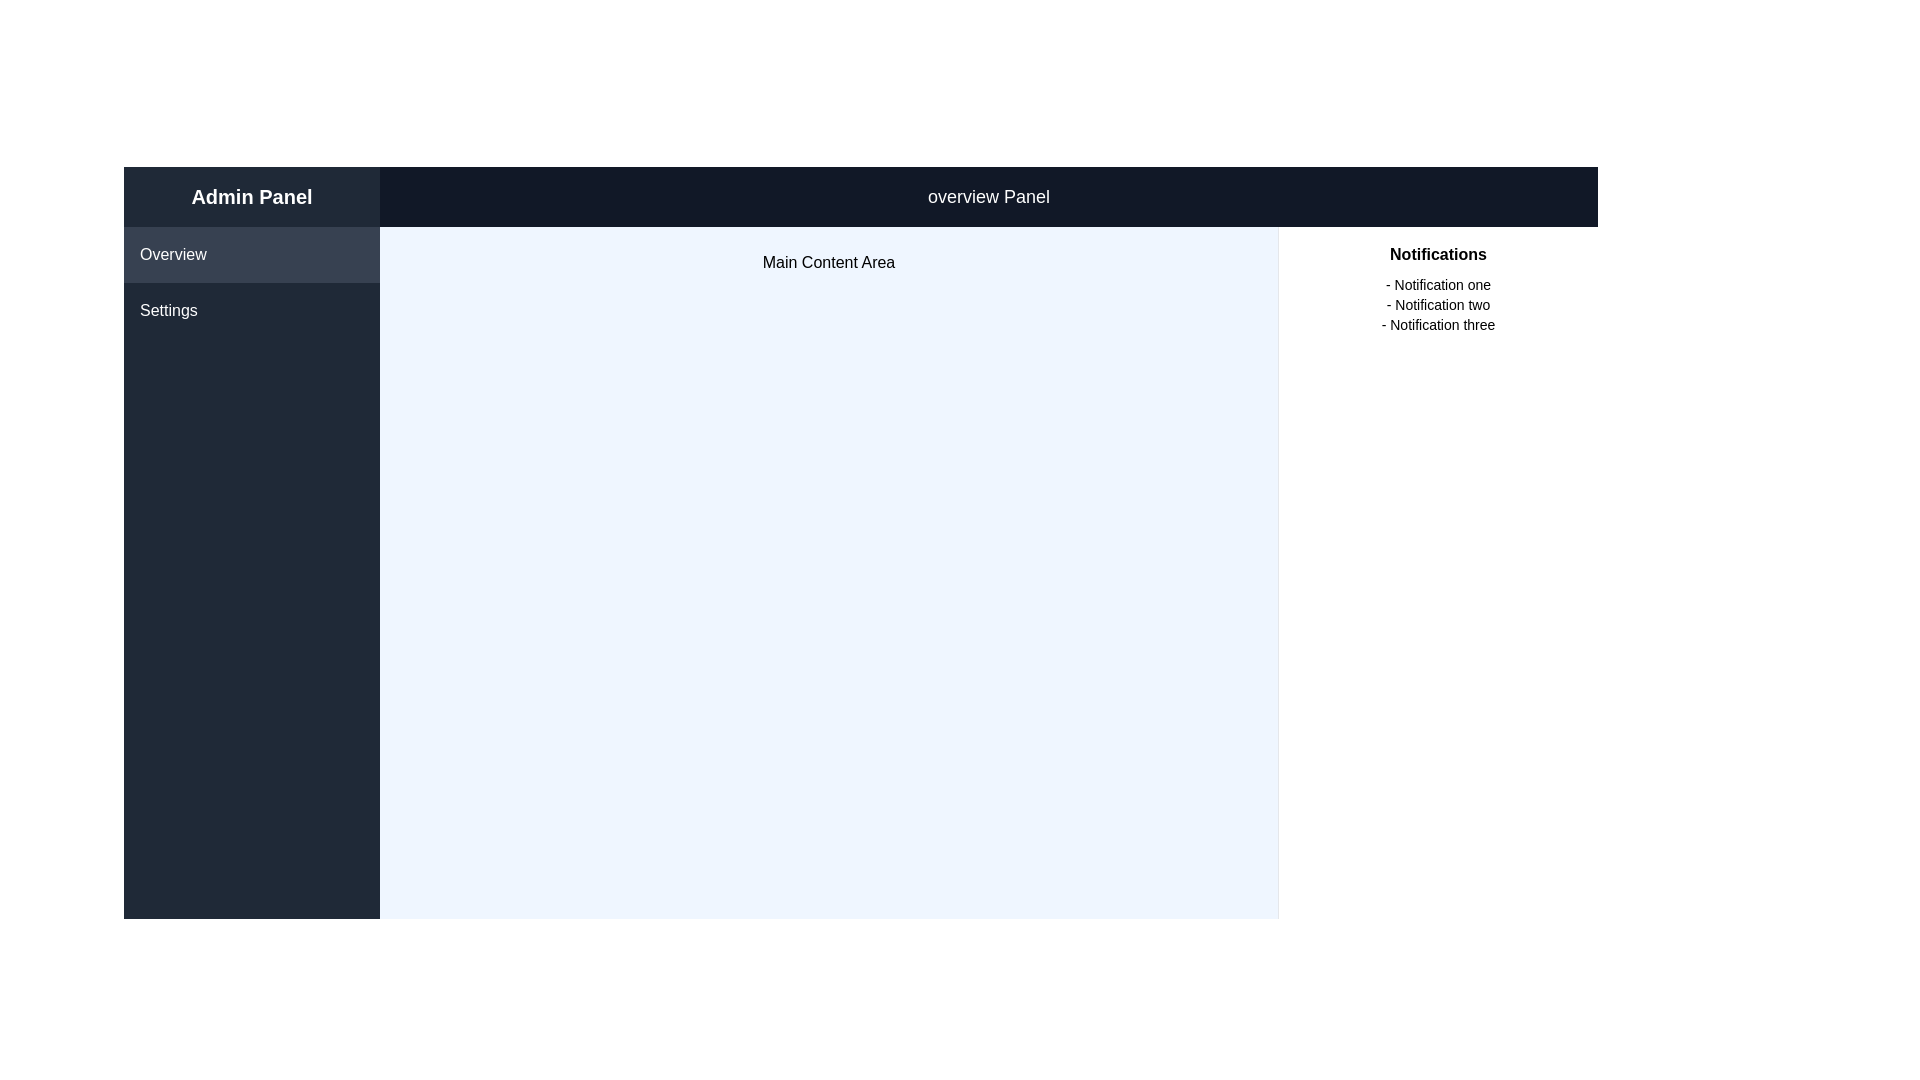  What do you see at coordinates (251, 253) in the screenshot?
I see `the 'Overview' button located in the Admin Panel sidebar` at bounding box center [251, 253].